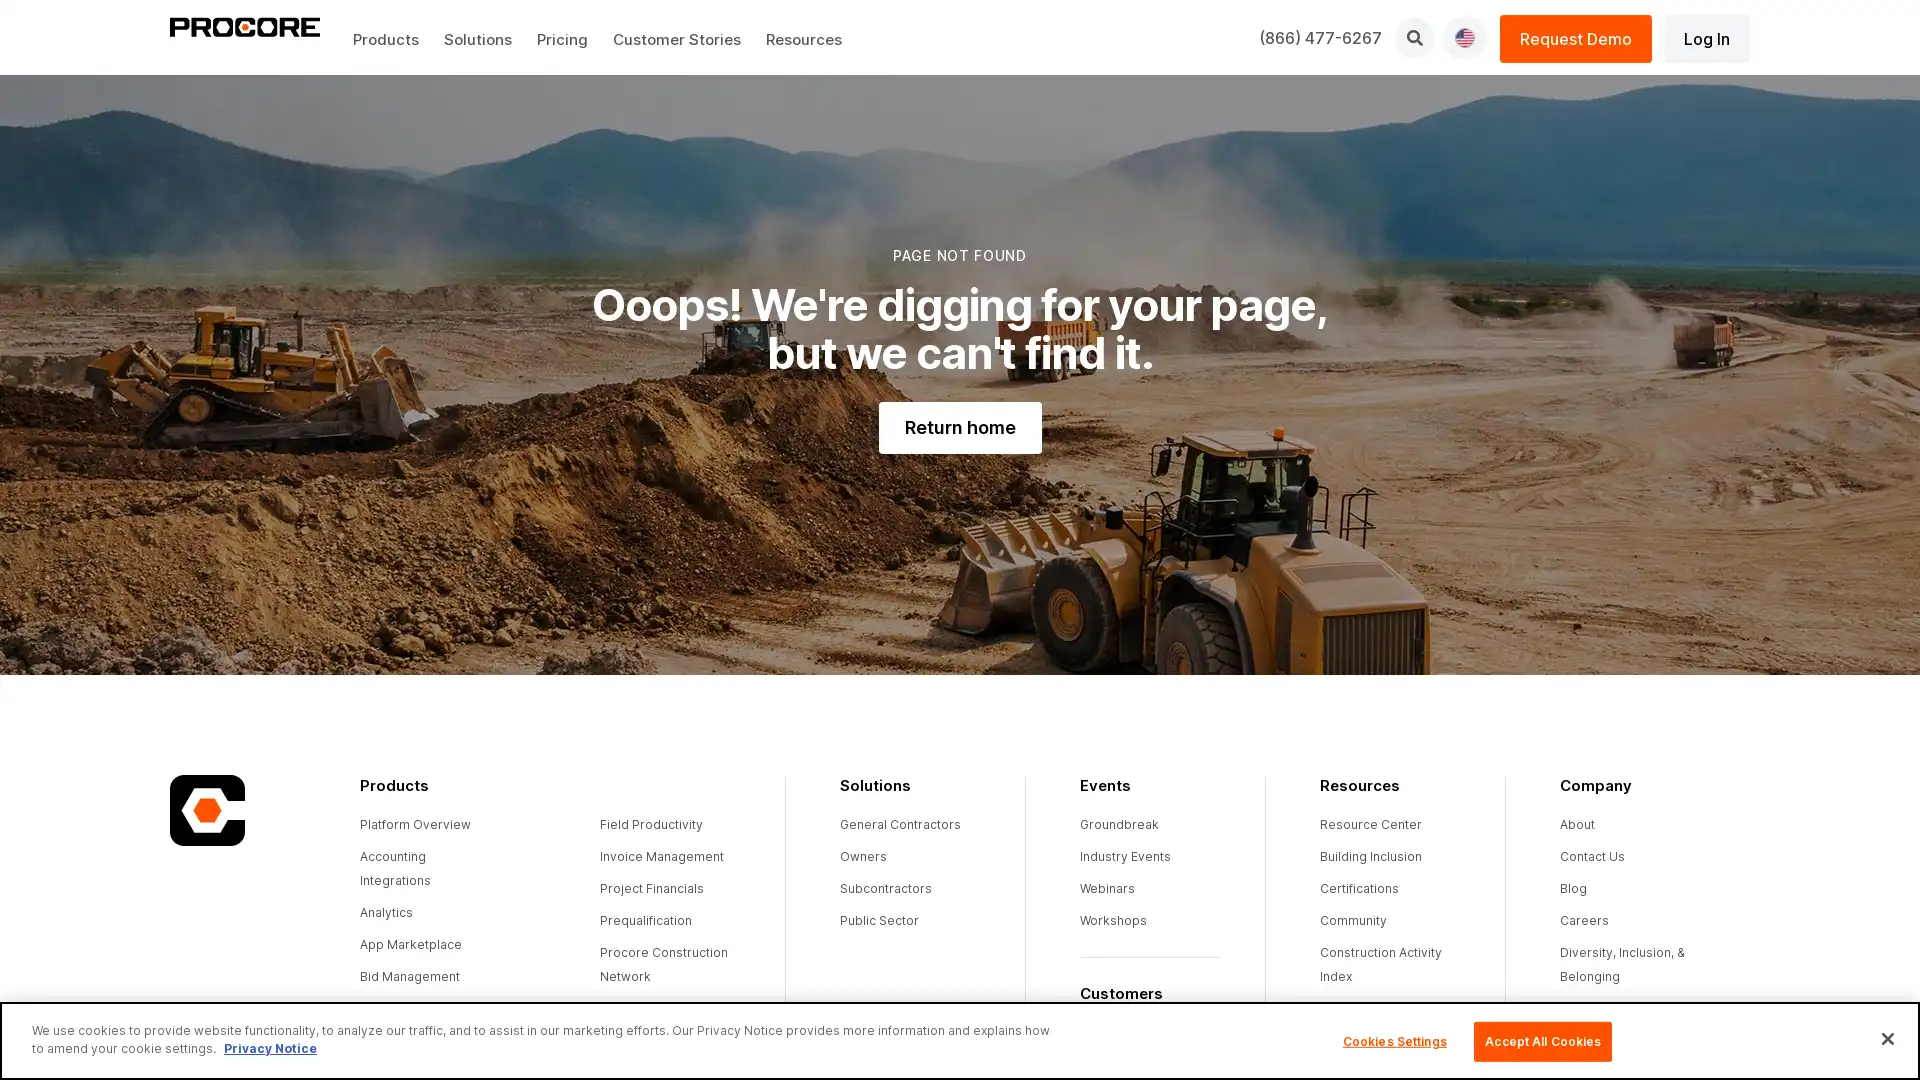  I want to click on Accept All Cookies, so click(1541, 1040).